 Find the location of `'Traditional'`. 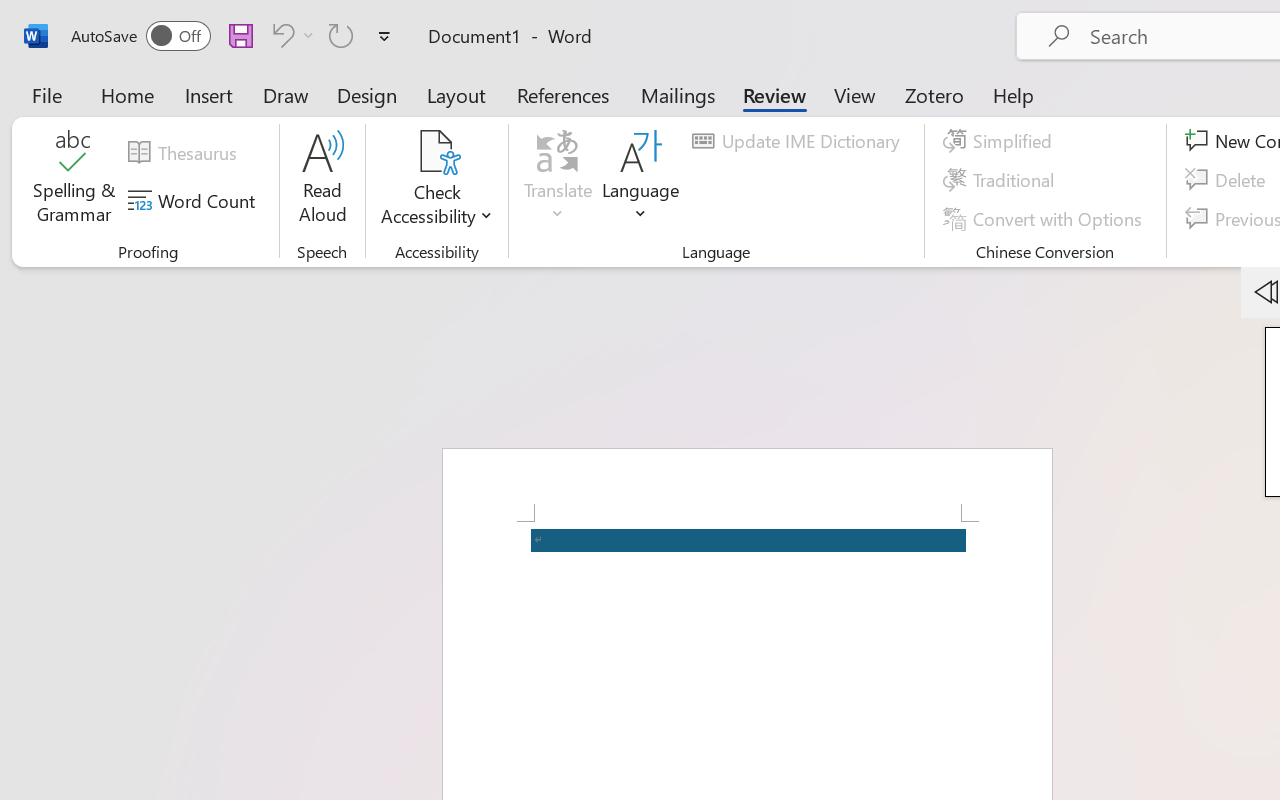

'Traditional' is located at coordinates (1002, 179).